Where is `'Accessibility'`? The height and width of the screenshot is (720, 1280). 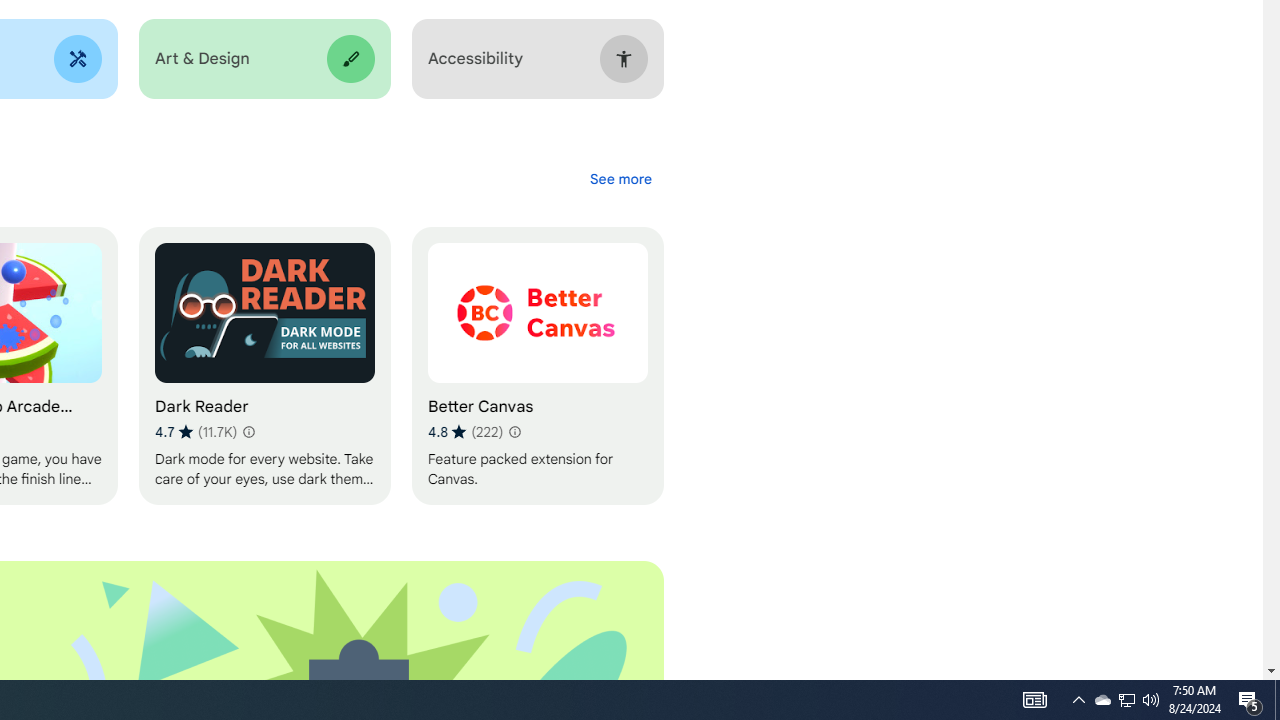
'Accessibility' is located at coordinates (537, 58).